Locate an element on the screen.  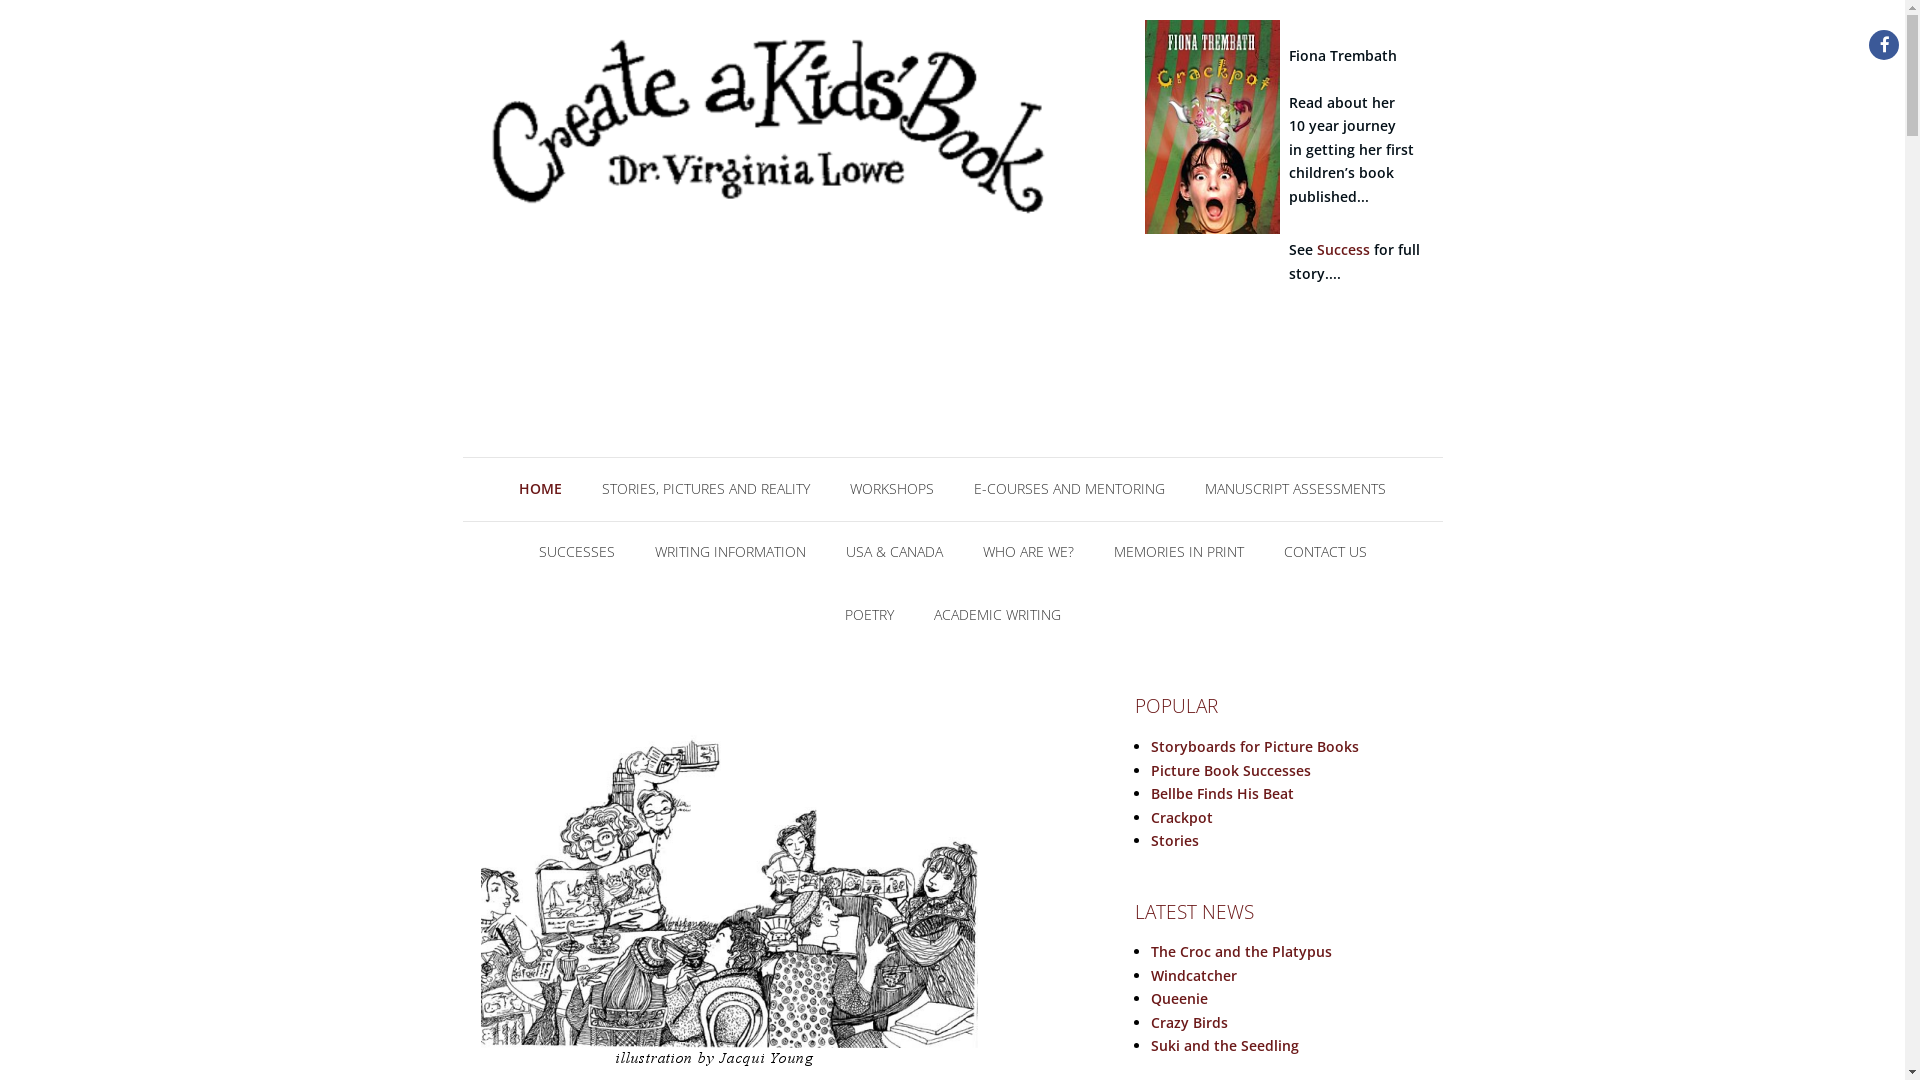
'CONTACT US' is located at coordinates (1325, 549).